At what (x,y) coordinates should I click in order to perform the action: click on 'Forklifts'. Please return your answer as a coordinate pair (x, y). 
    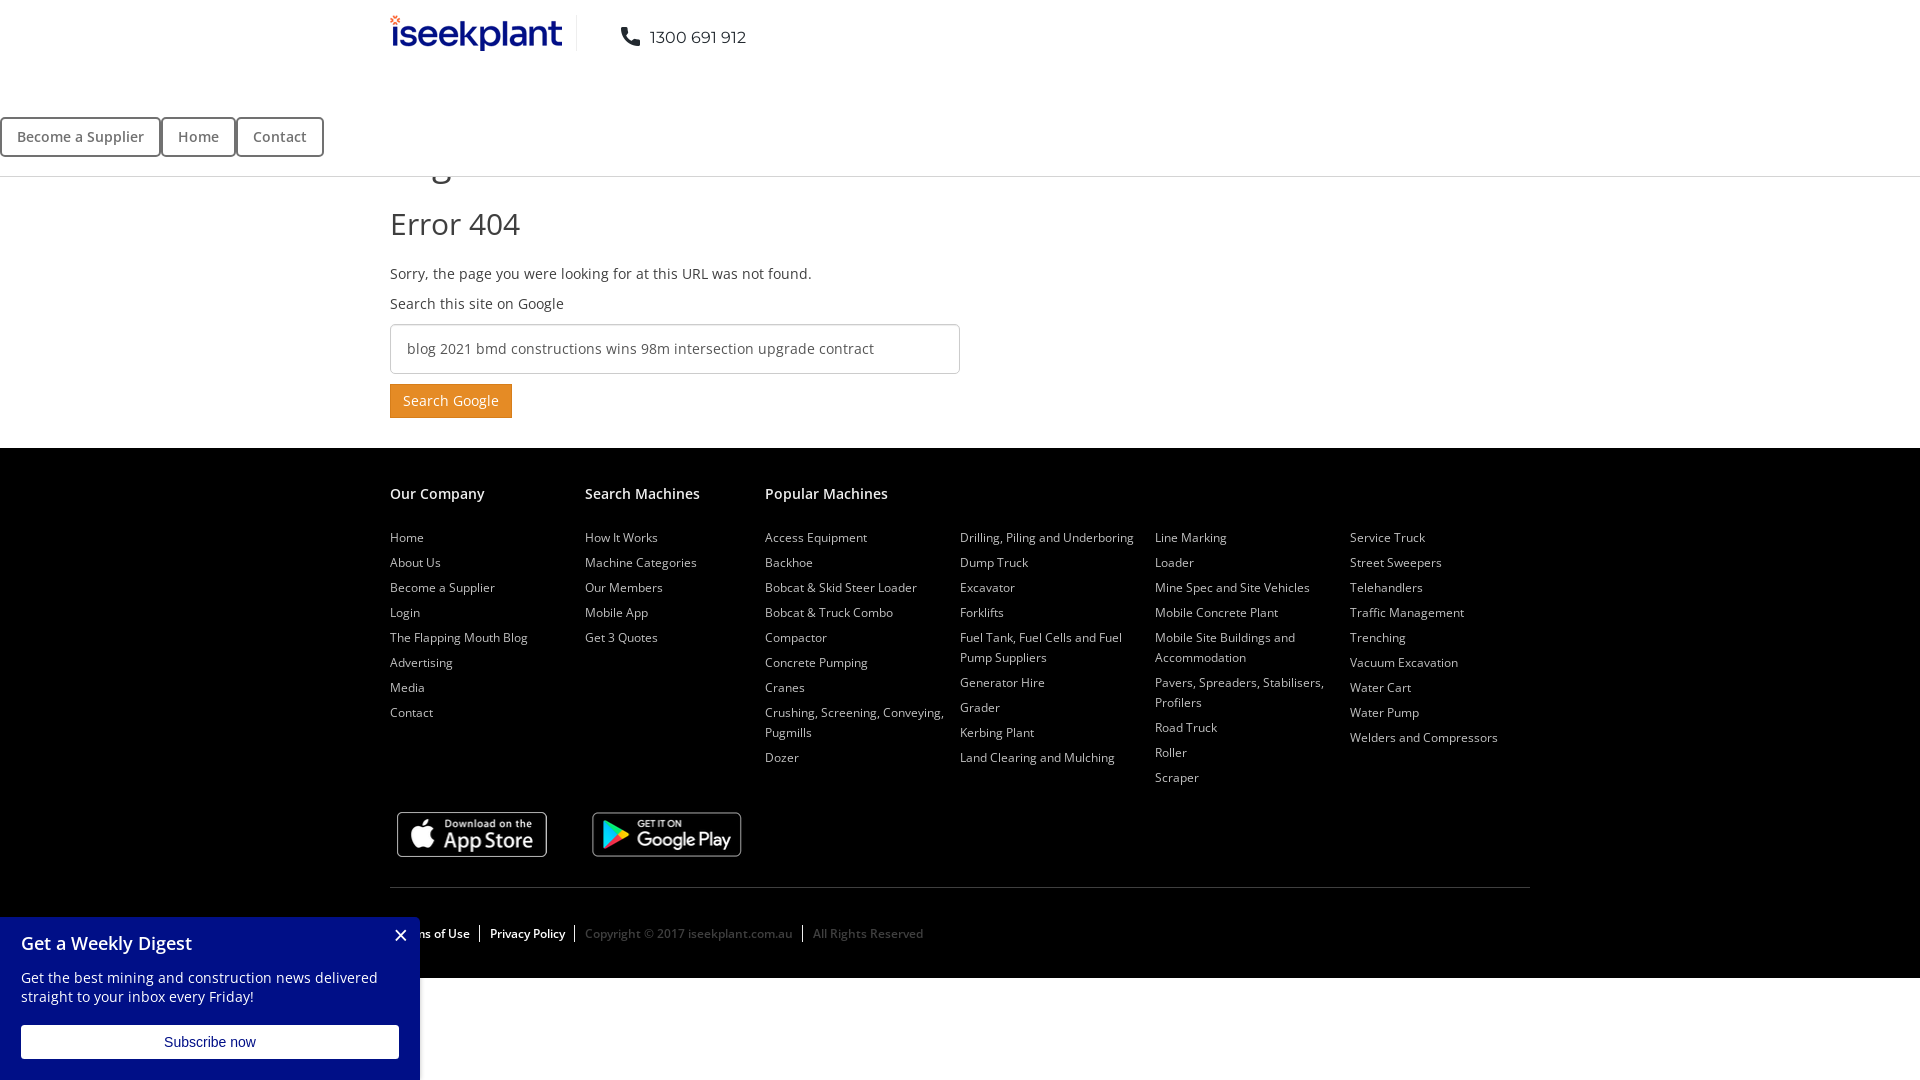
    Looking at the image, I should click on (982, 611).